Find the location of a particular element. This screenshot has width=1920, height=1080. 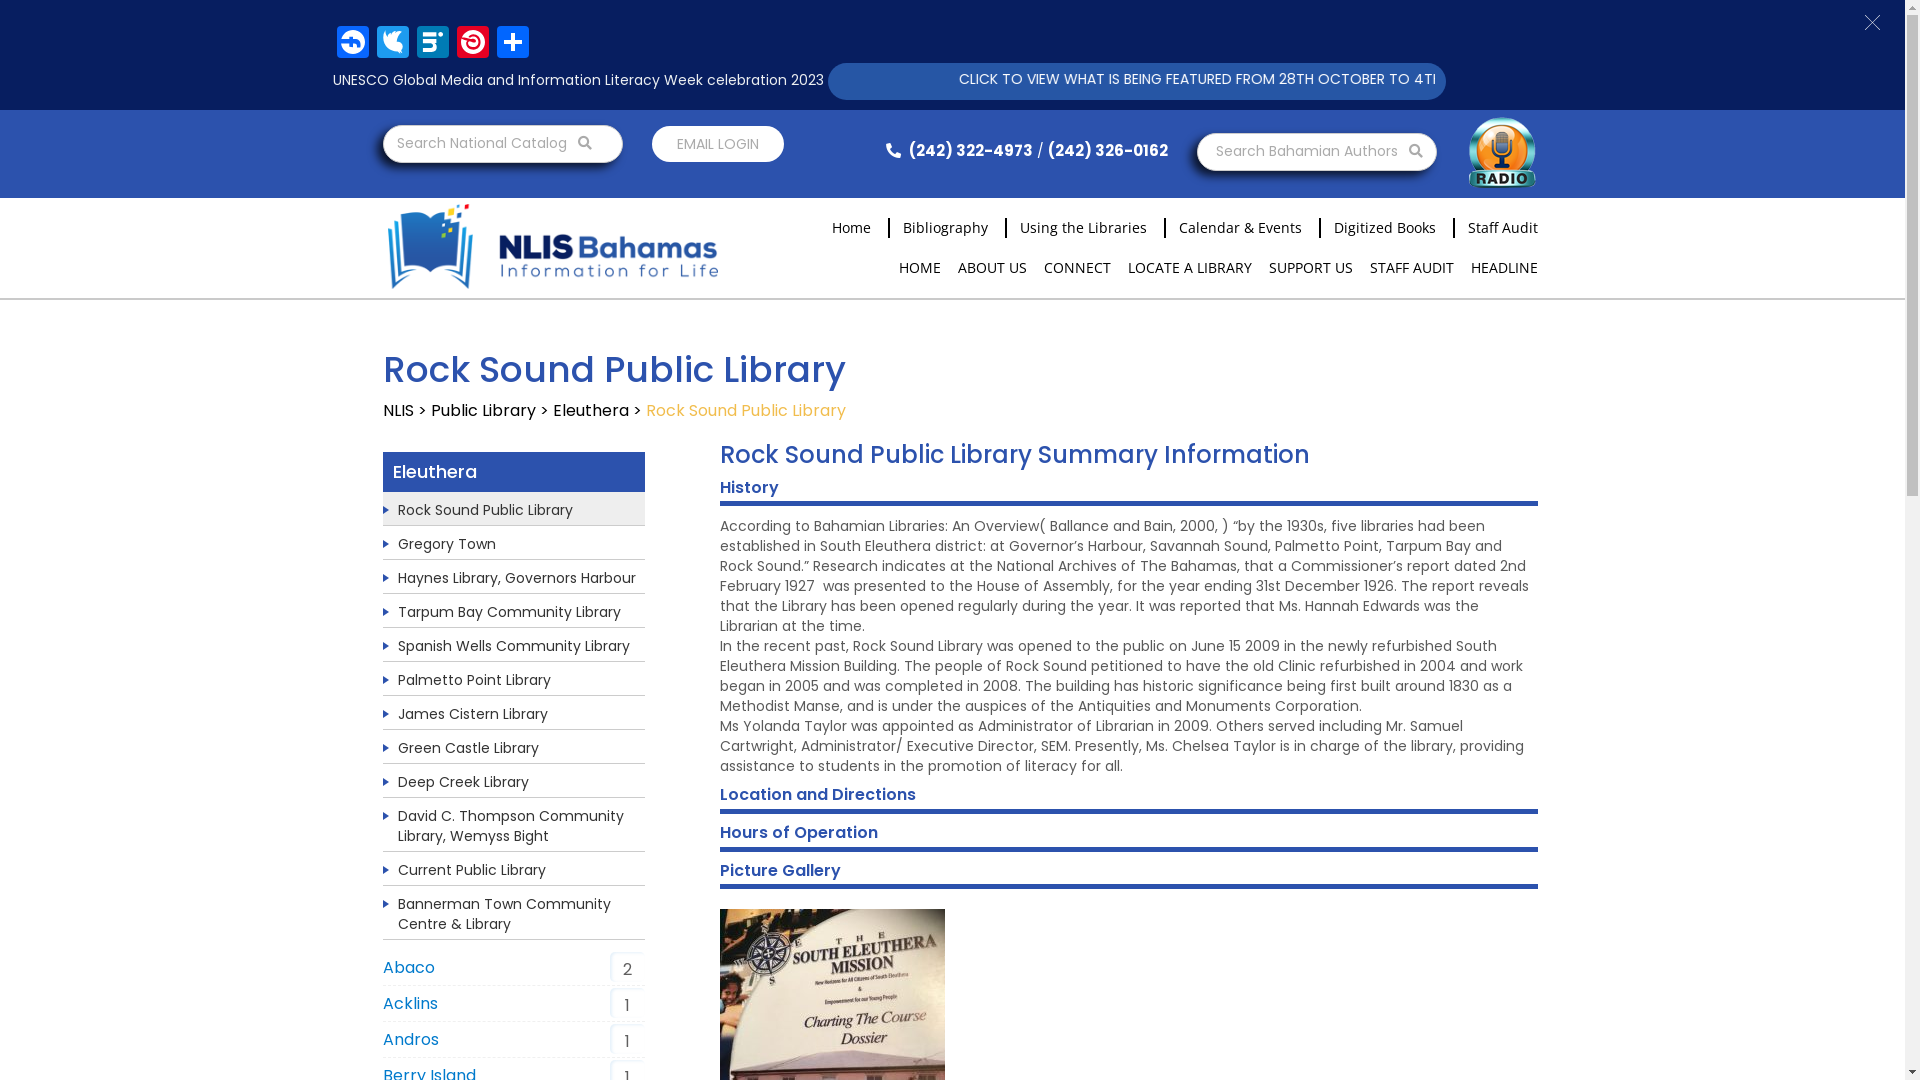

'Share' is located at coordinates (512, 44).